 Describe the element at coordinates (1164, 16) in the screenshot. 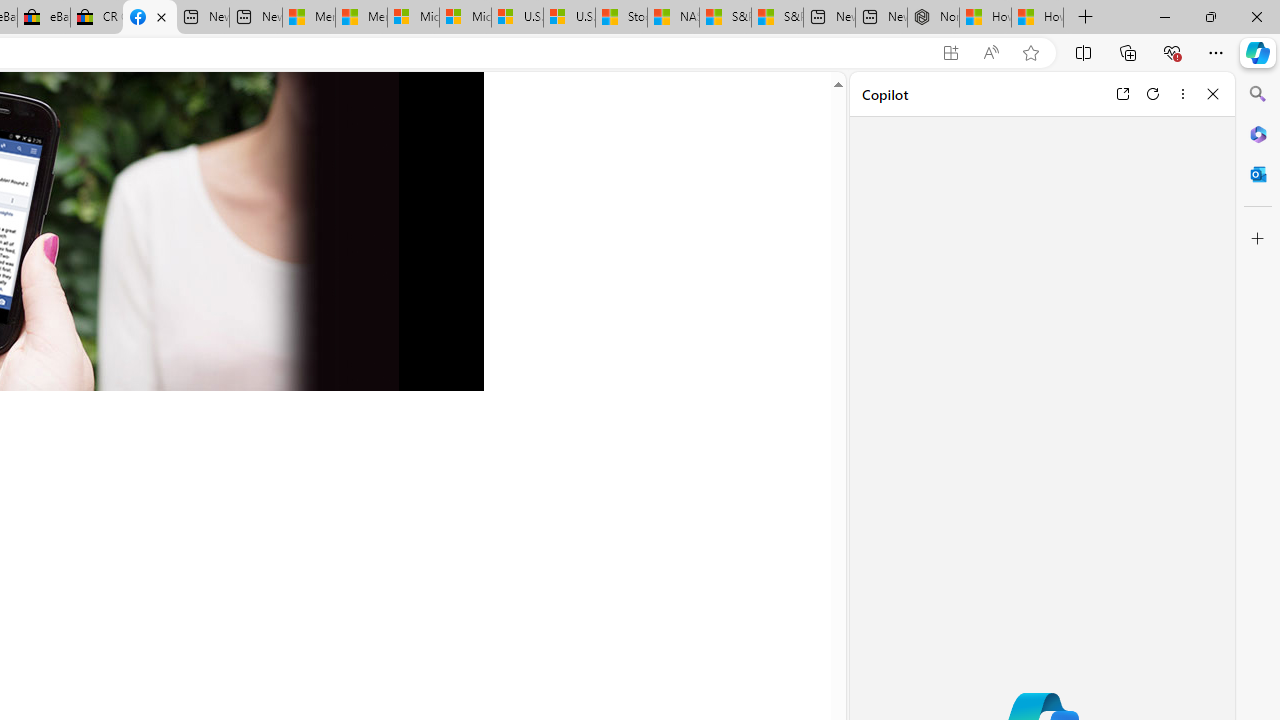

I see `'Minimize'` at that location.